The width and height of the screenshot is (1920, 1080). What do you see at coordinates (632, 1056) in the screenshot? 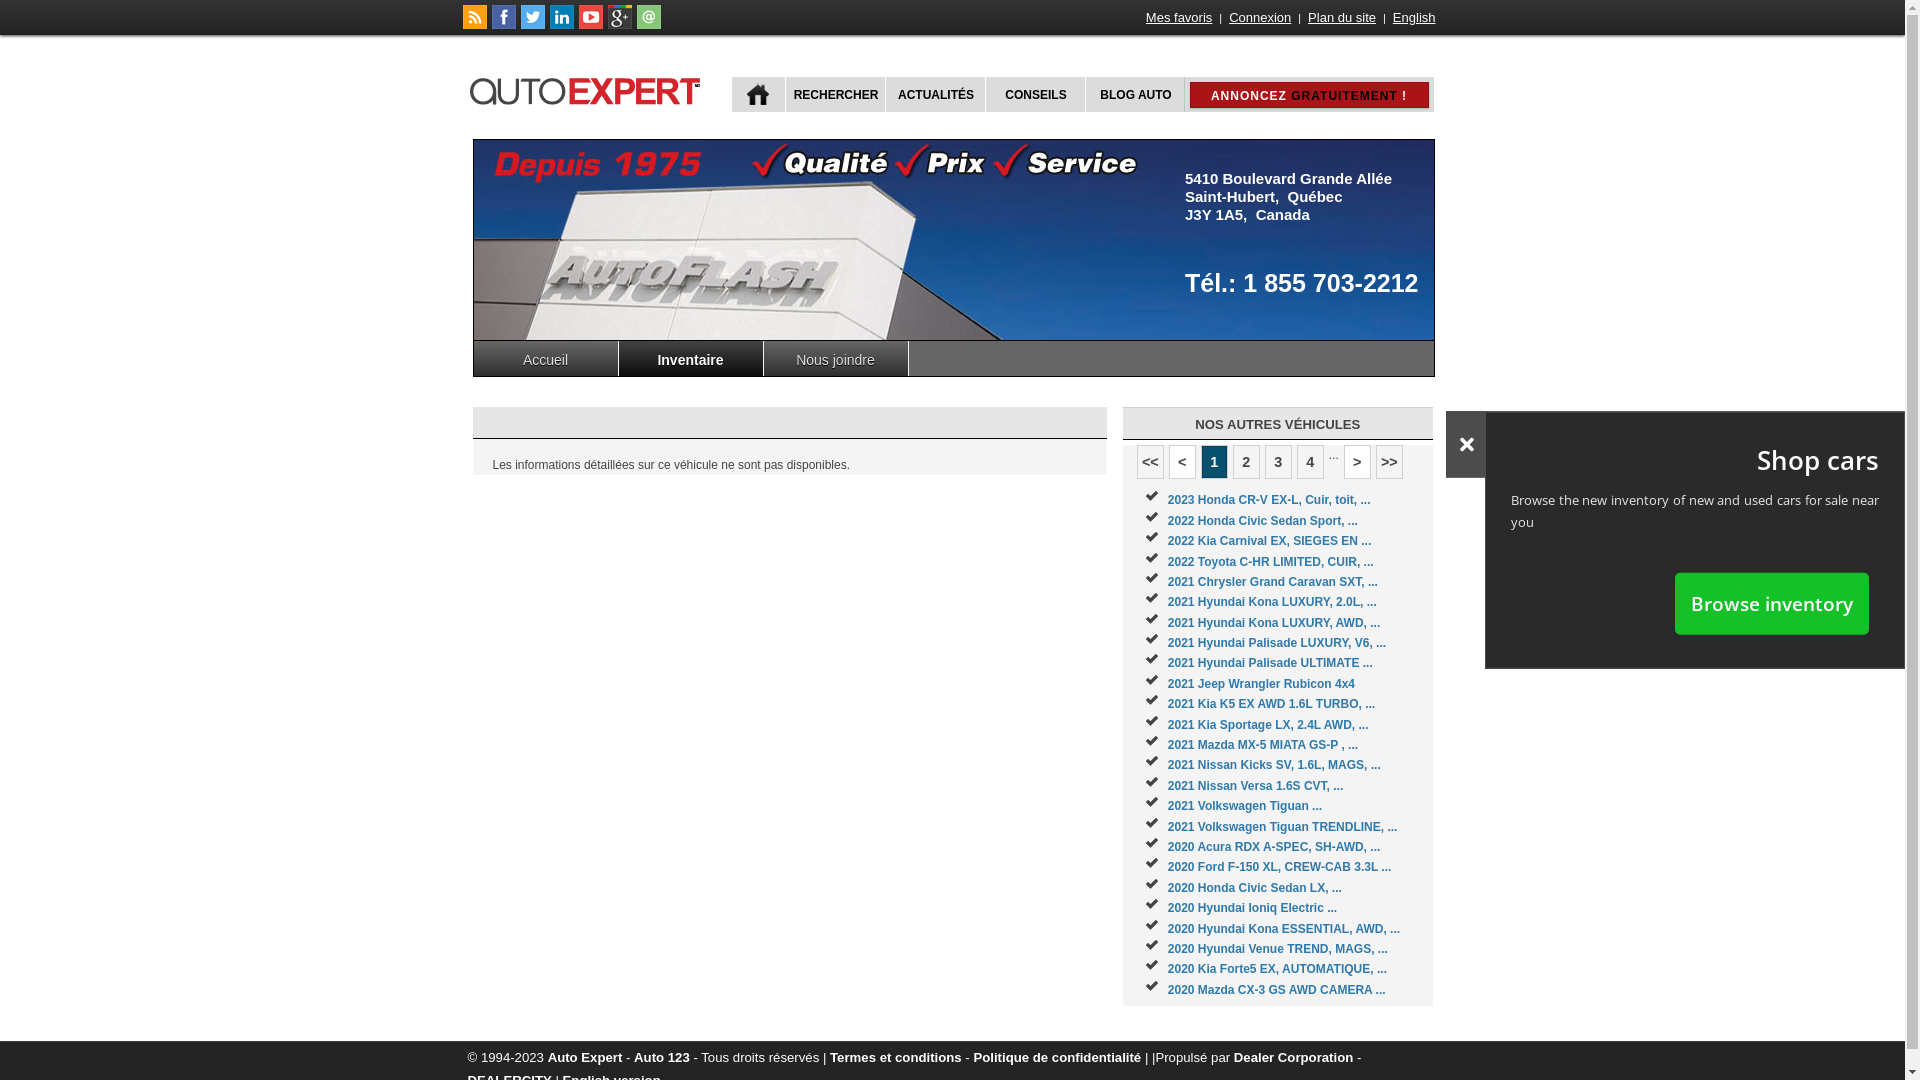
I see `'Auto 123'` at bounding box center [632, 1056].